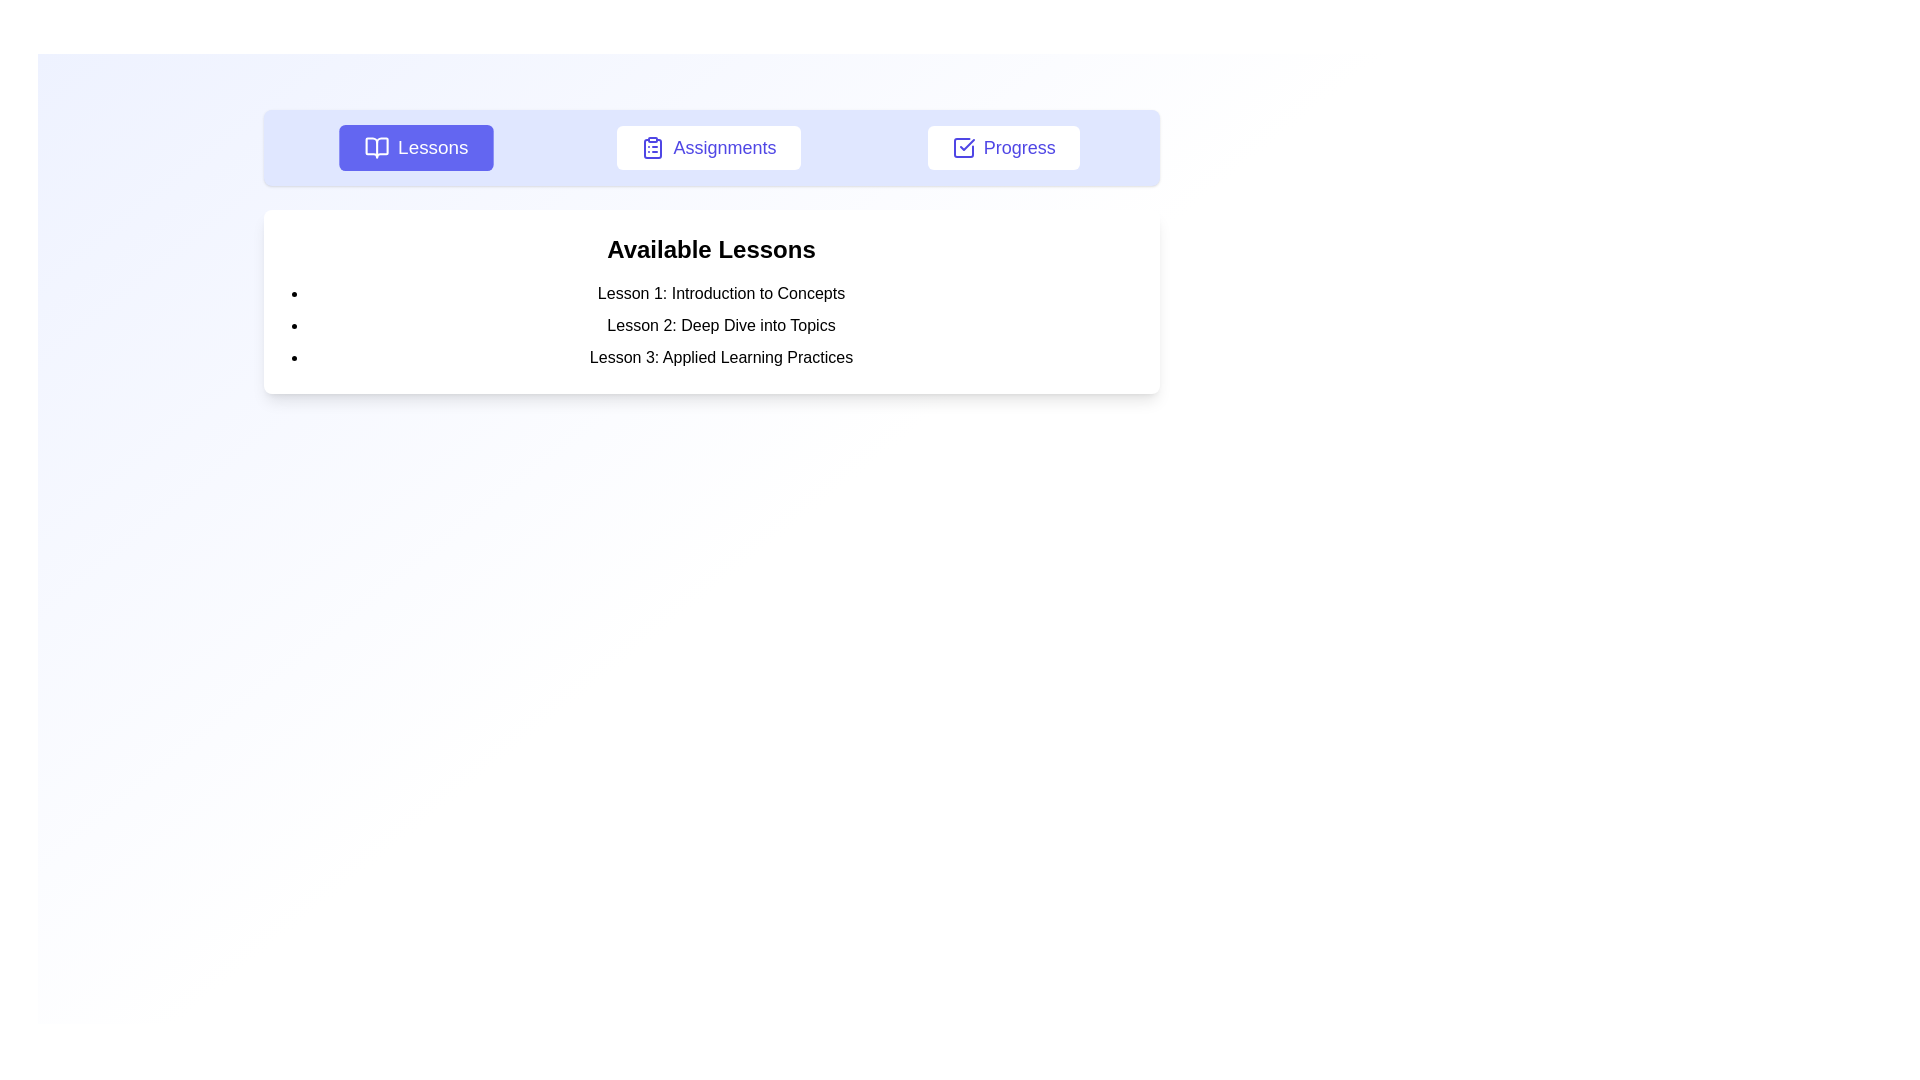  I want to click on the 'Assignments' text label, which is part of the navigational bar at the top of the page, styled in a bold, indigo-blue font and located between 'Lessons' and 'Progress', so click(723, 146).